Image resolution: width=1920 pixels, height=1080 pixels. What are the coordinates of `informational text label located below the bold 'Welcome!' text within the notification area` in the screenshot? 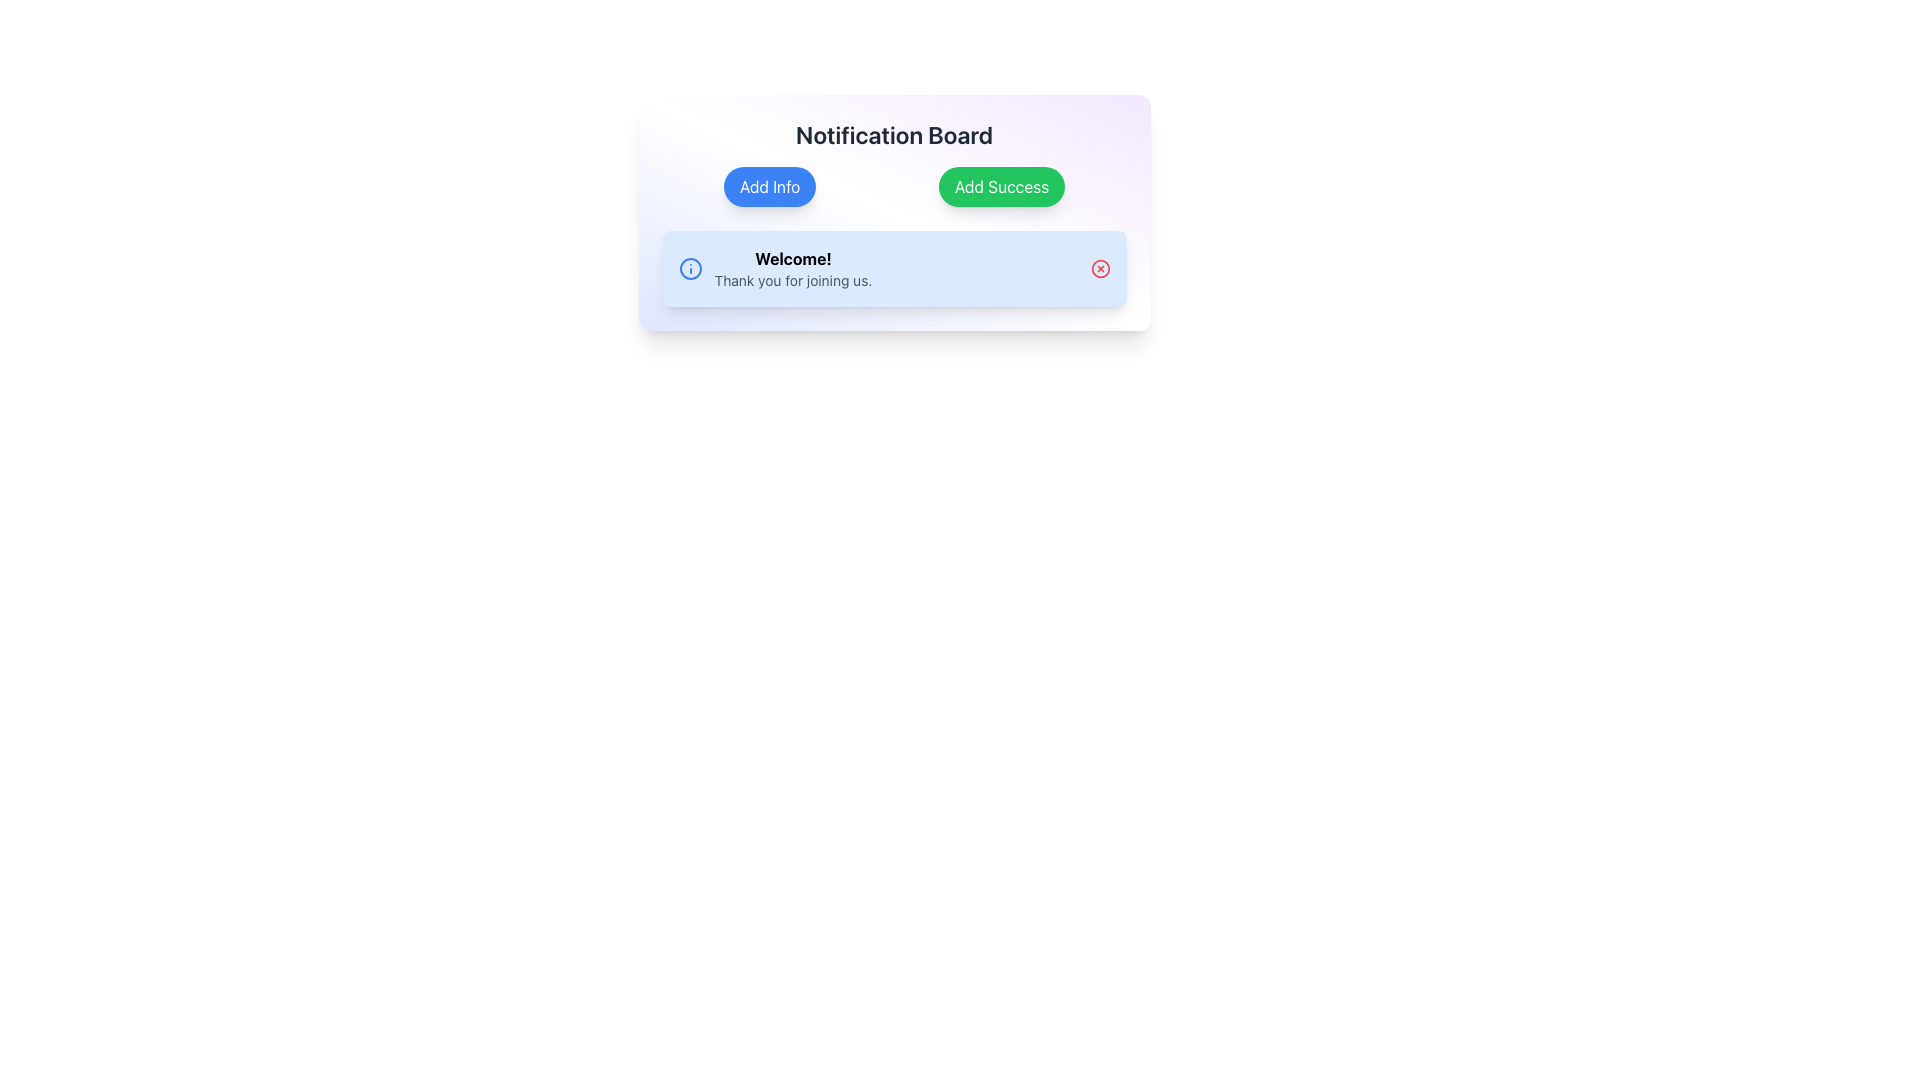 It's located at (792, 281).